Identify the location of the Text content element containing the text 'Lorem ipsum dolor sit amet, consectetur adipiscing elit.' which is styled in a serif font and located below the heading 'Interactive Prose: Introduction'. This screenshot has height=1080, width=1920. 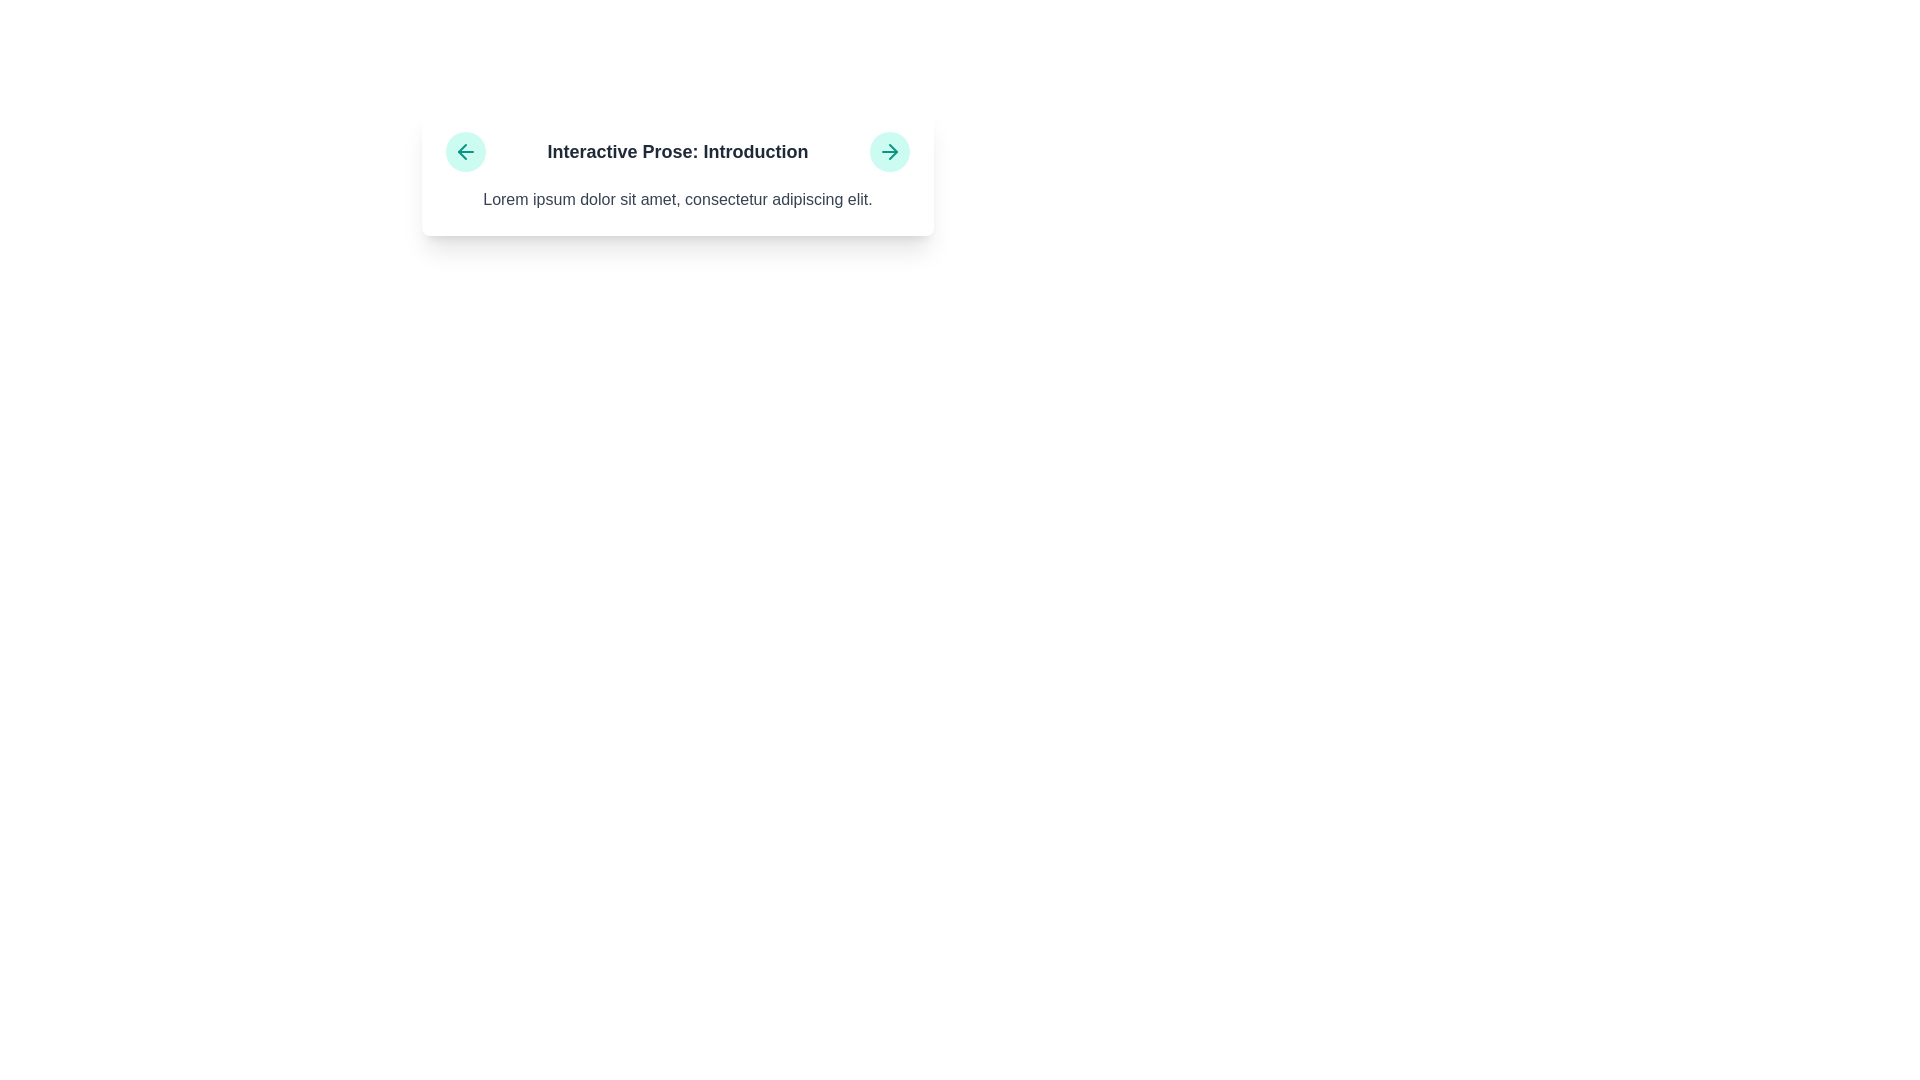
(677, 200).